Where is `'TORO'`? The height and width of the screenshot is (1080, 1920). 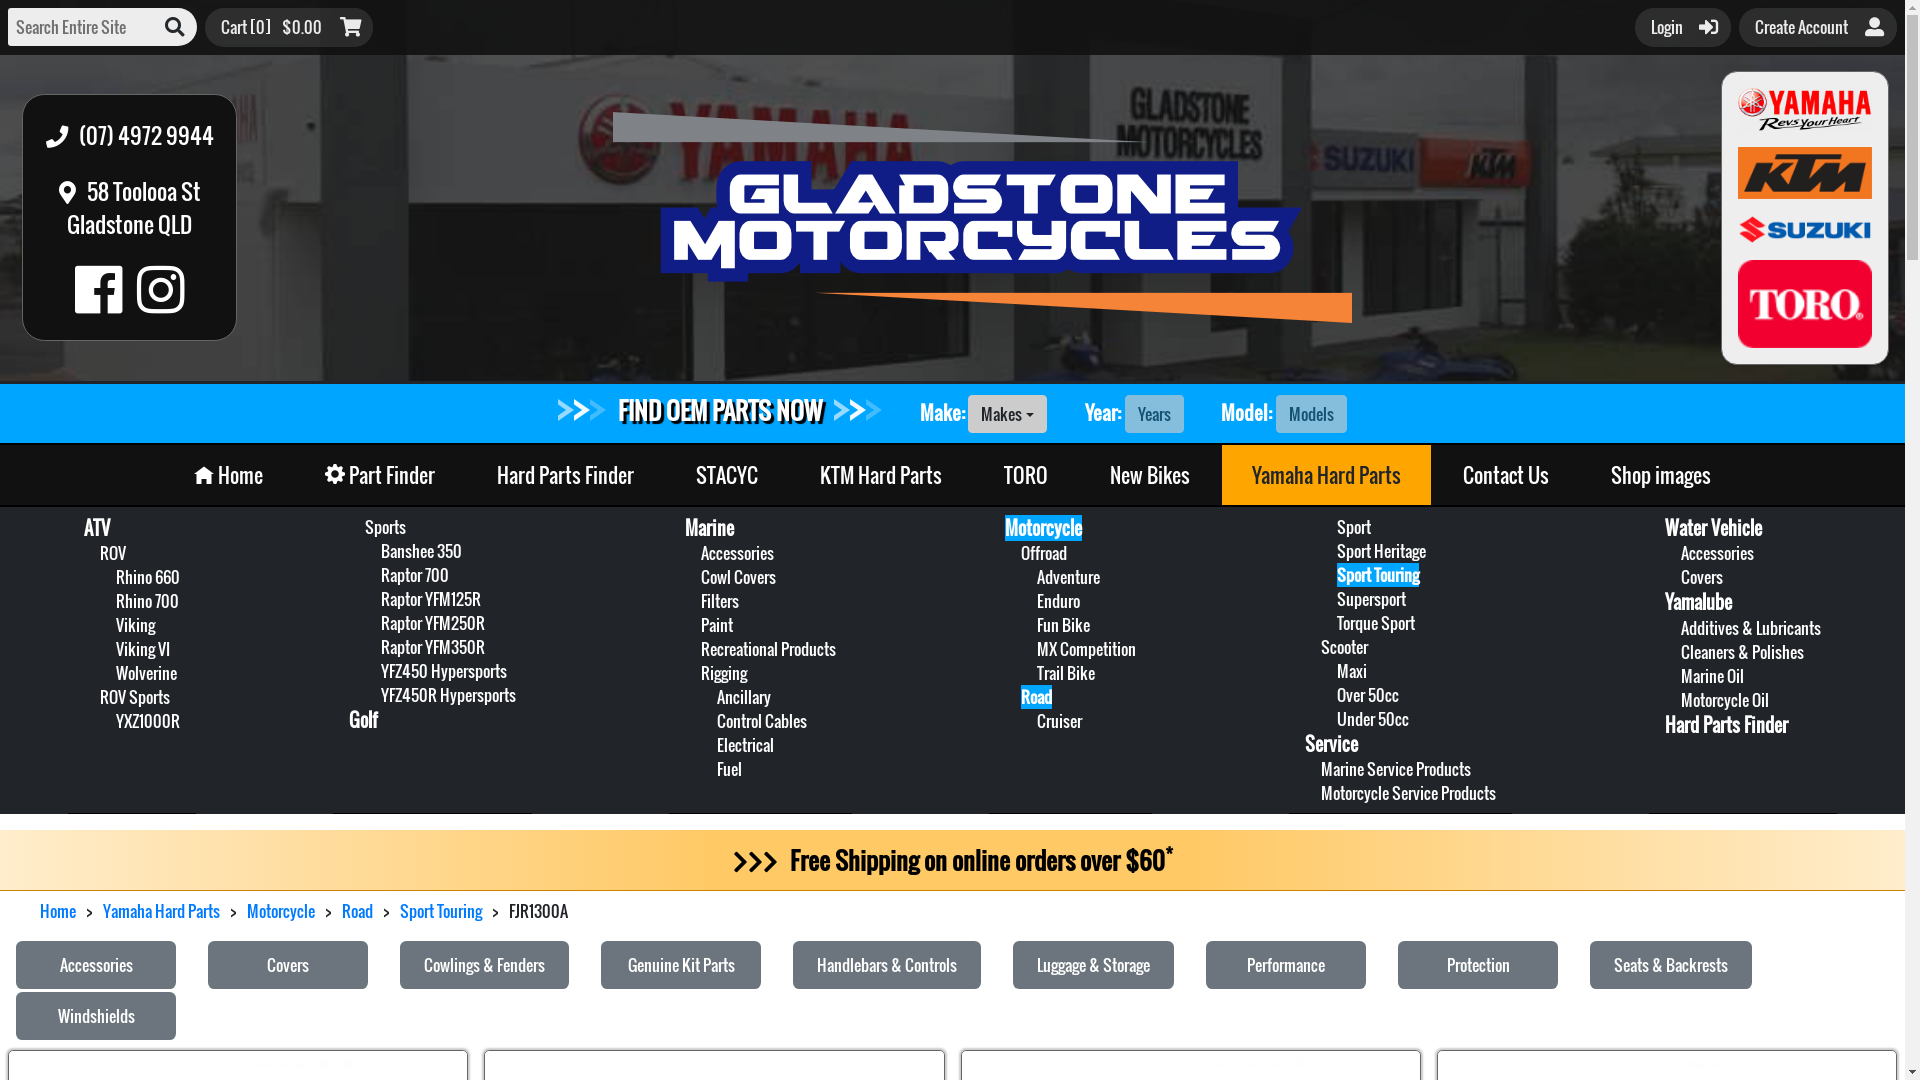
'TORO' is located at coordinates (1026, 474).